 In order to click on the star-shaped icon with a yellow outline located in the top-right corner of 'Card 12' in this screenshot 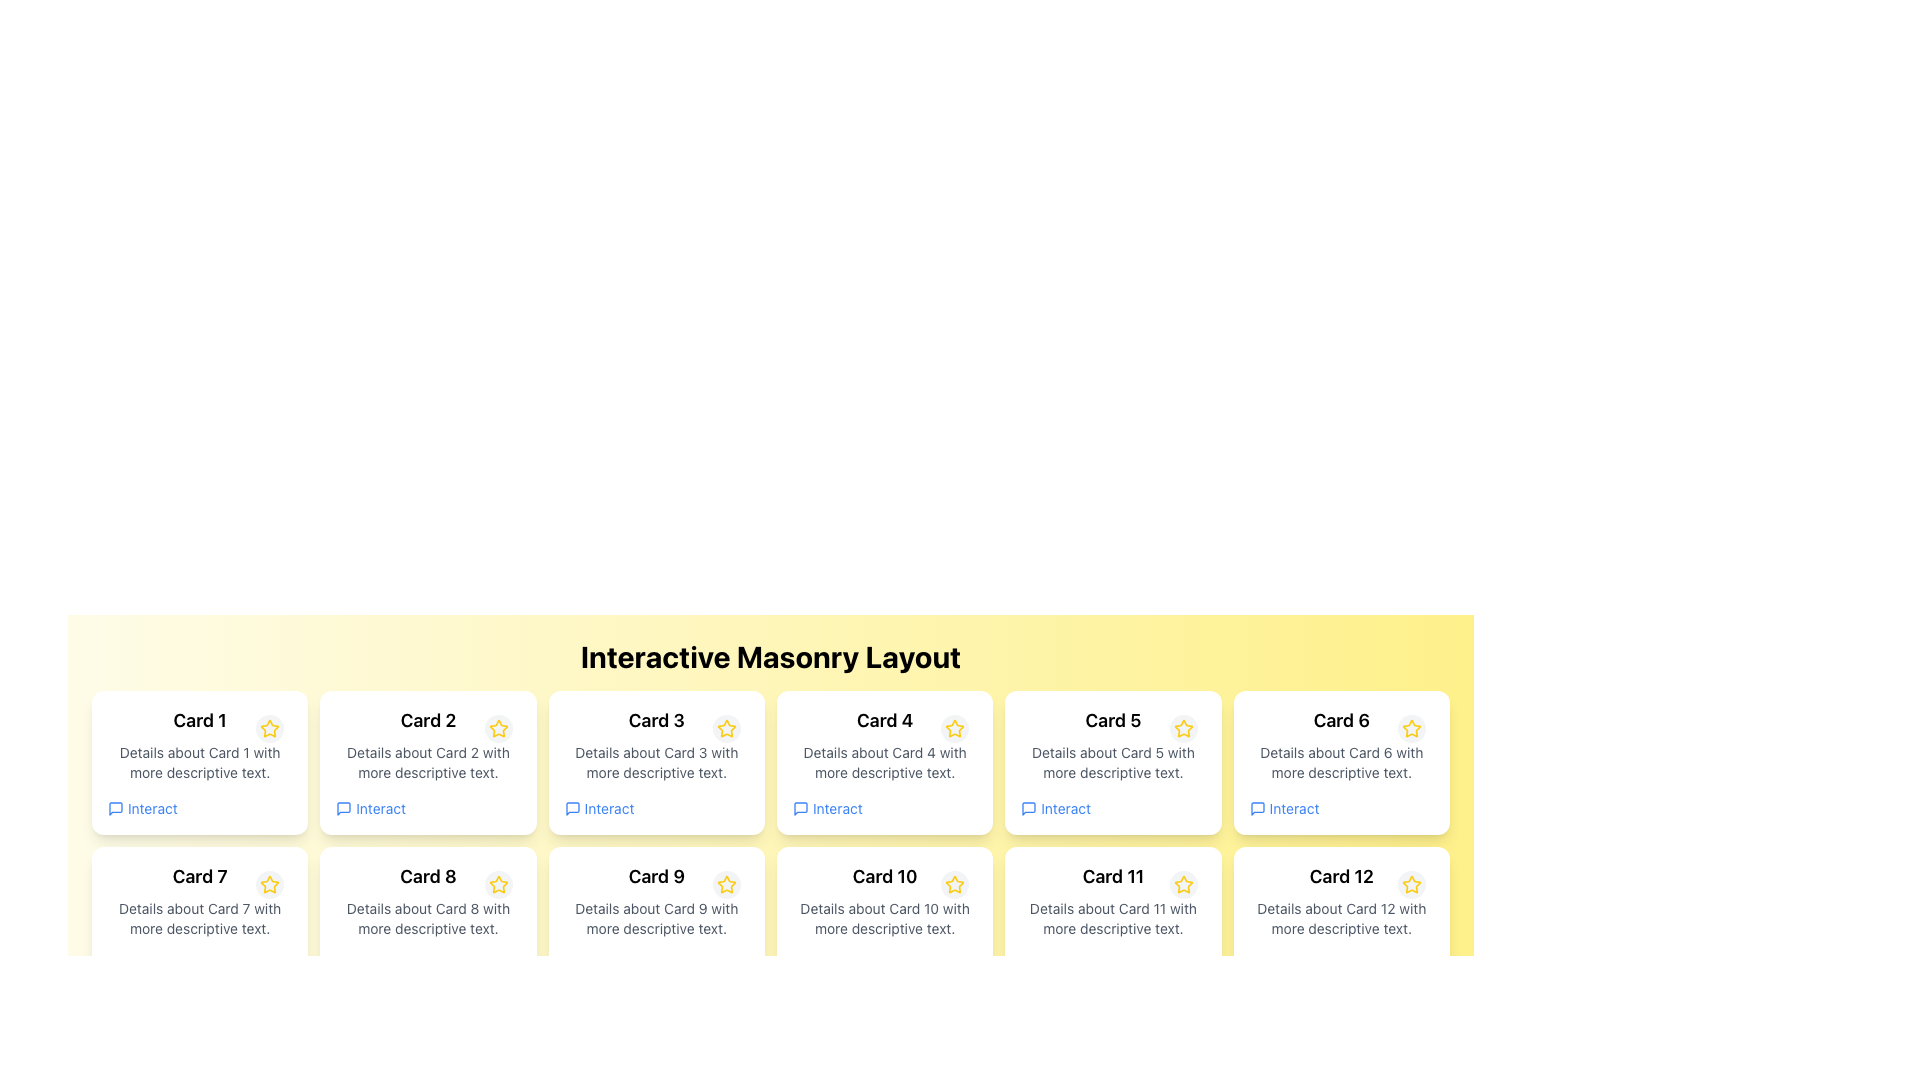, I will do `click(1410, 883)`.